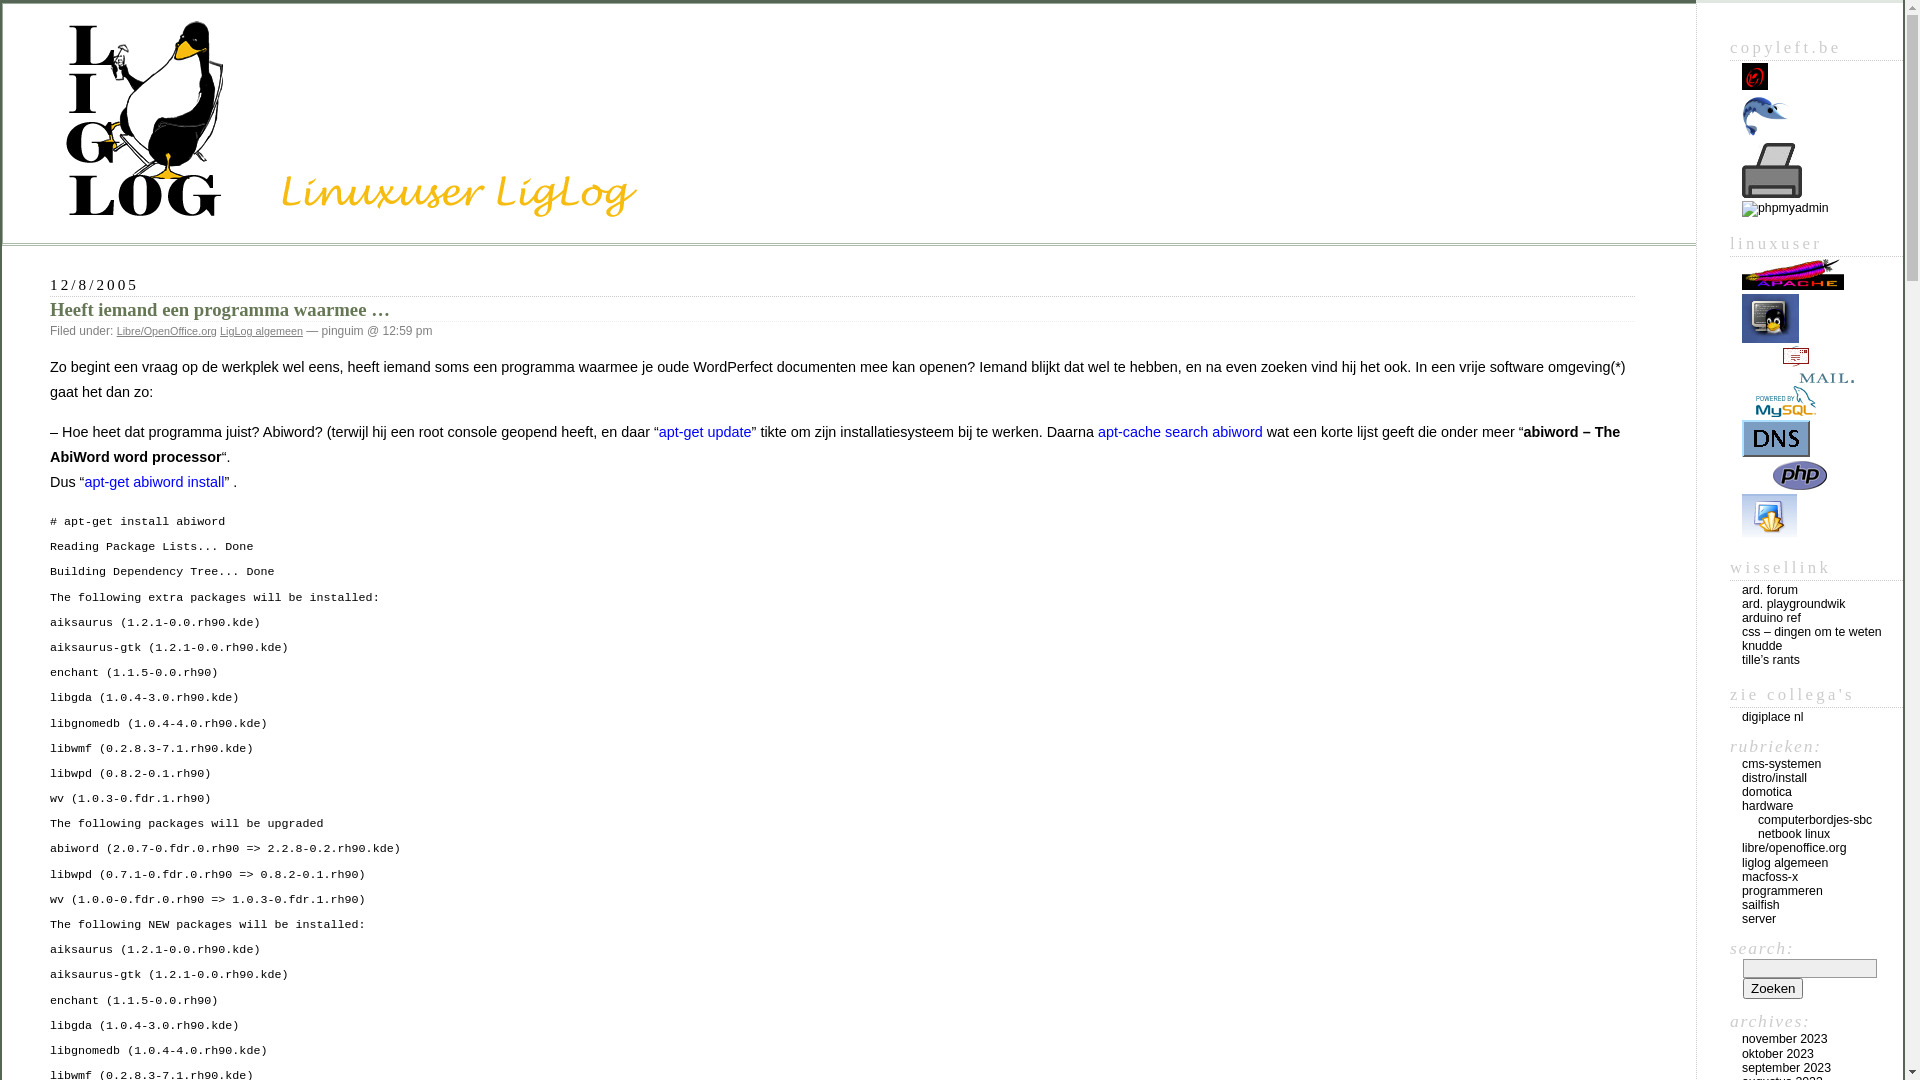  Describe the element at coordinates (1781, 763) in the screenshot. I see `'cms-systemen'` at that location.